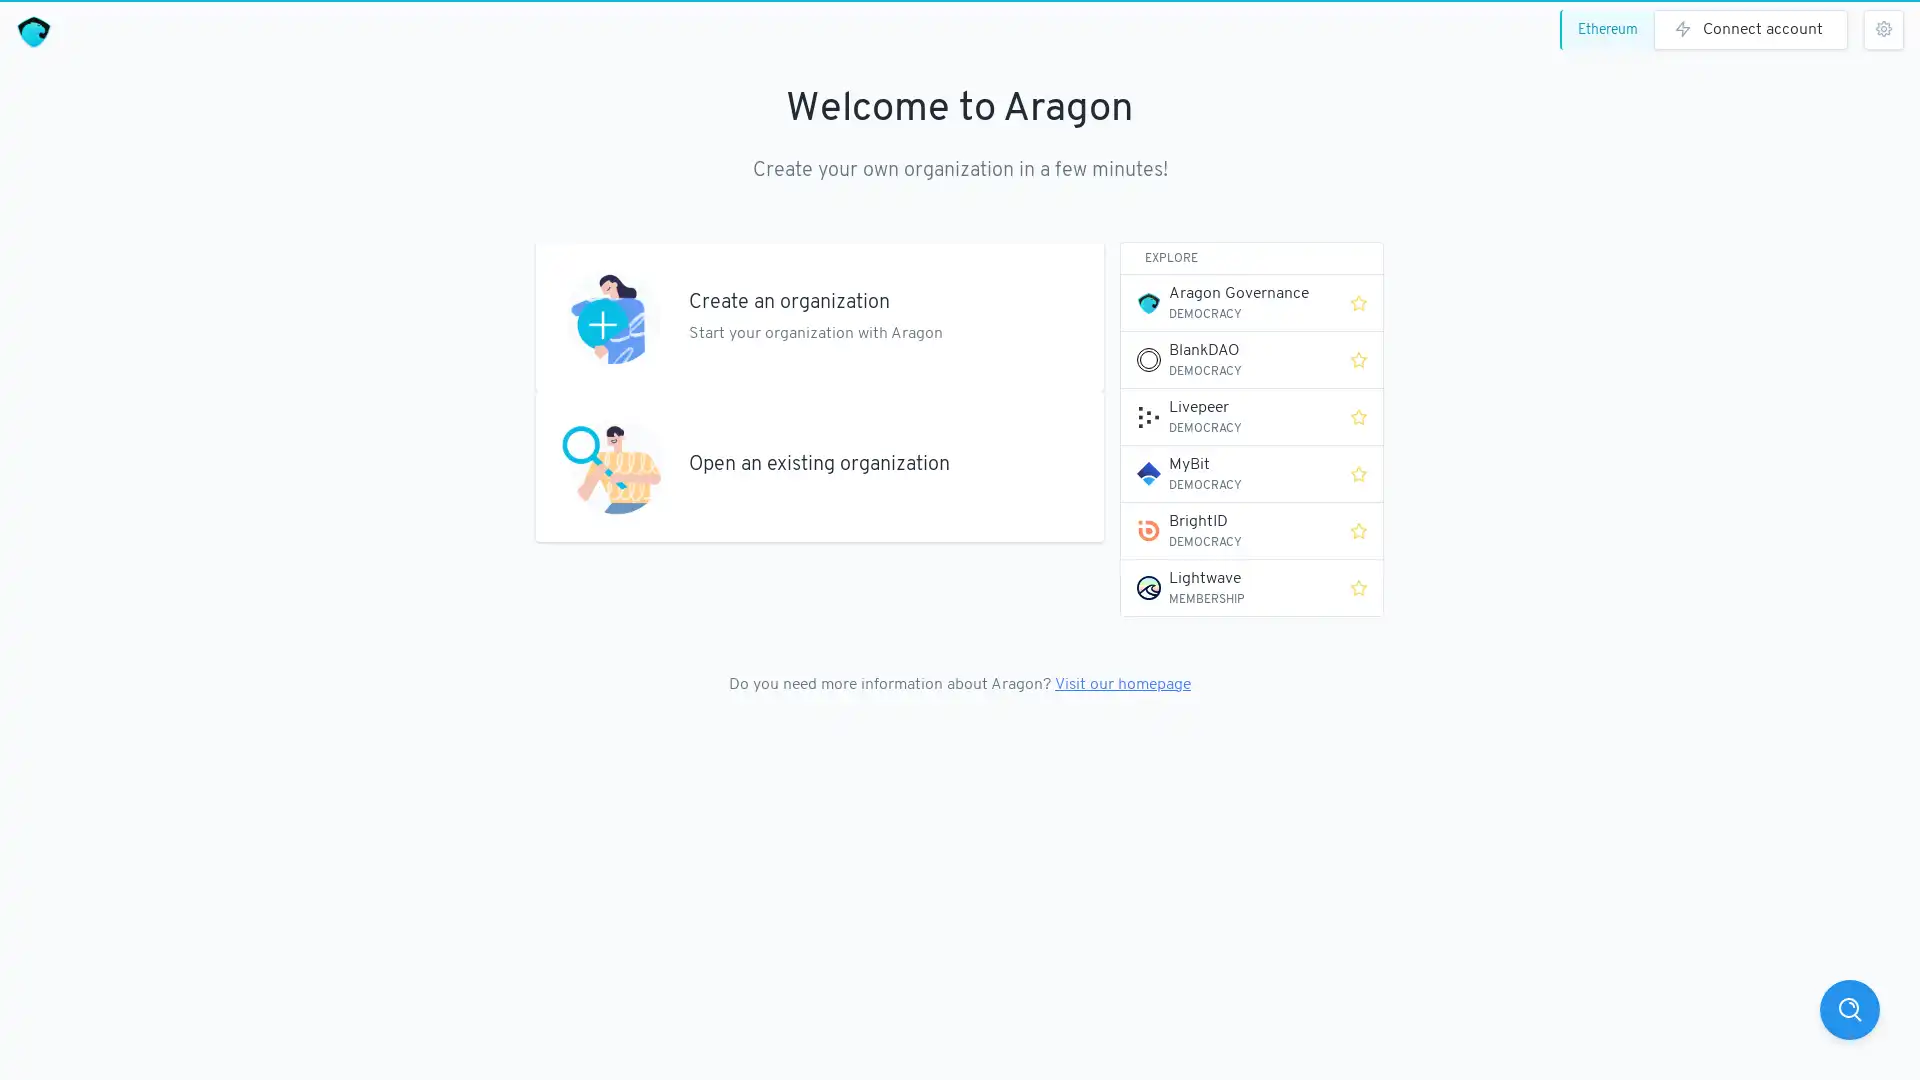  Describe the element at coordinates (1882, 30) in the screenshot. I see `Settings` at that location.